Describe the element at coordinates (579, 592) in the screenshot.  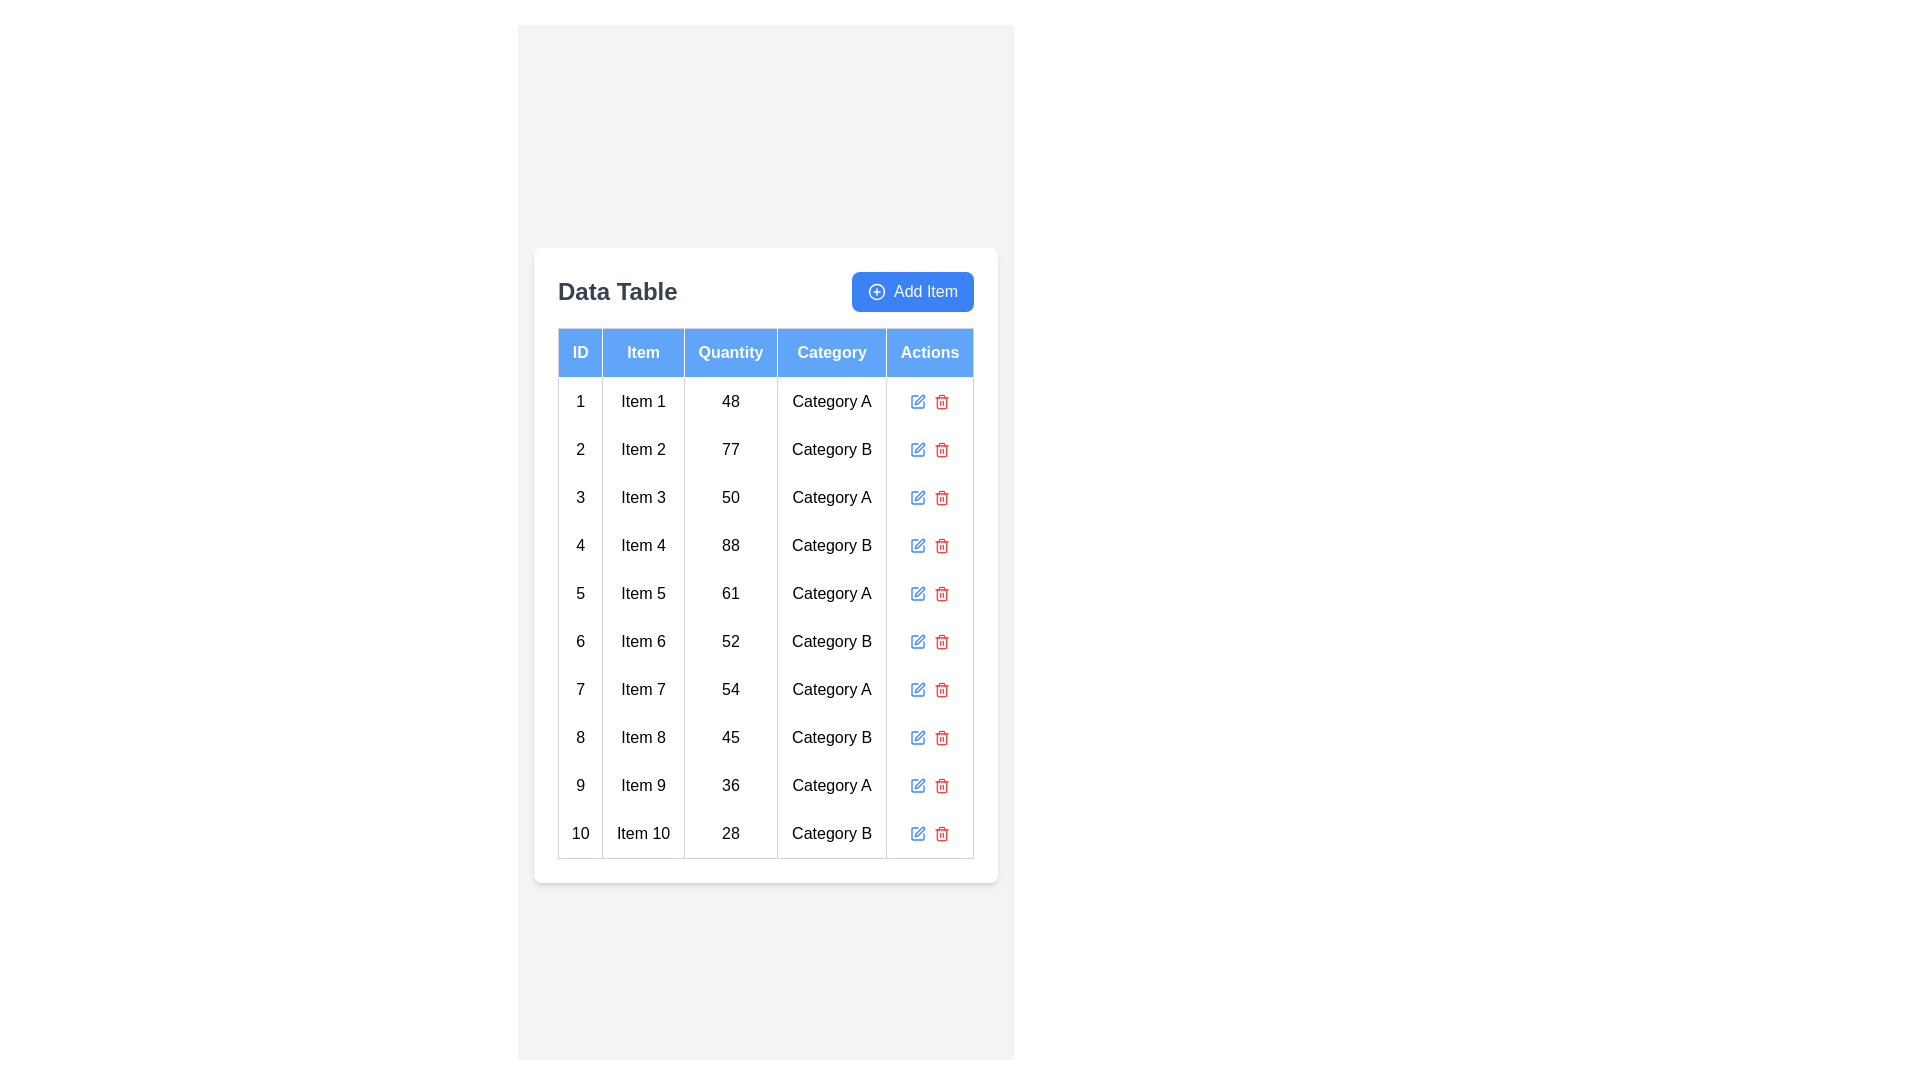
I see `the number '5' in bold black text located in the first column of the data table, specifically in the fifth row's leftmost cell` at that location.